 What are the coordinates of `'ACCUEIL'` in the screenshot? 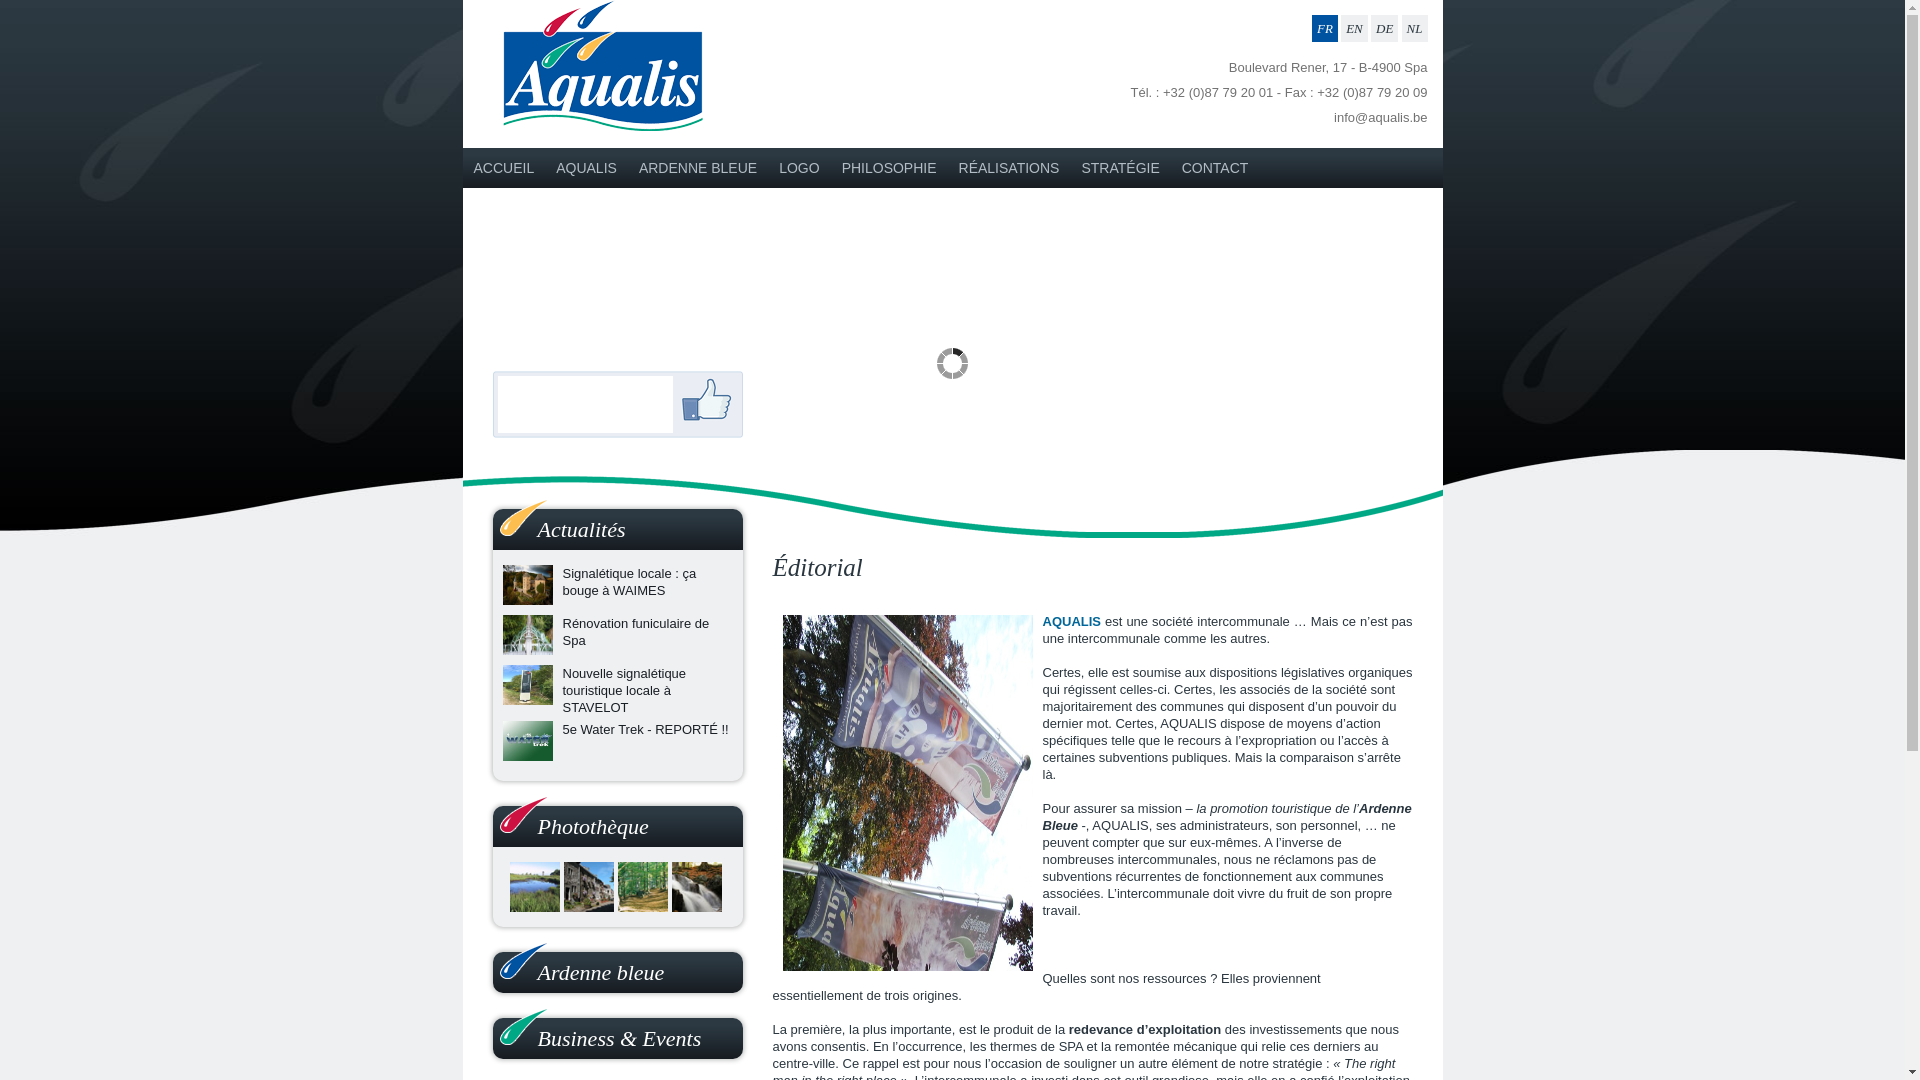 It's located at (503, 167).